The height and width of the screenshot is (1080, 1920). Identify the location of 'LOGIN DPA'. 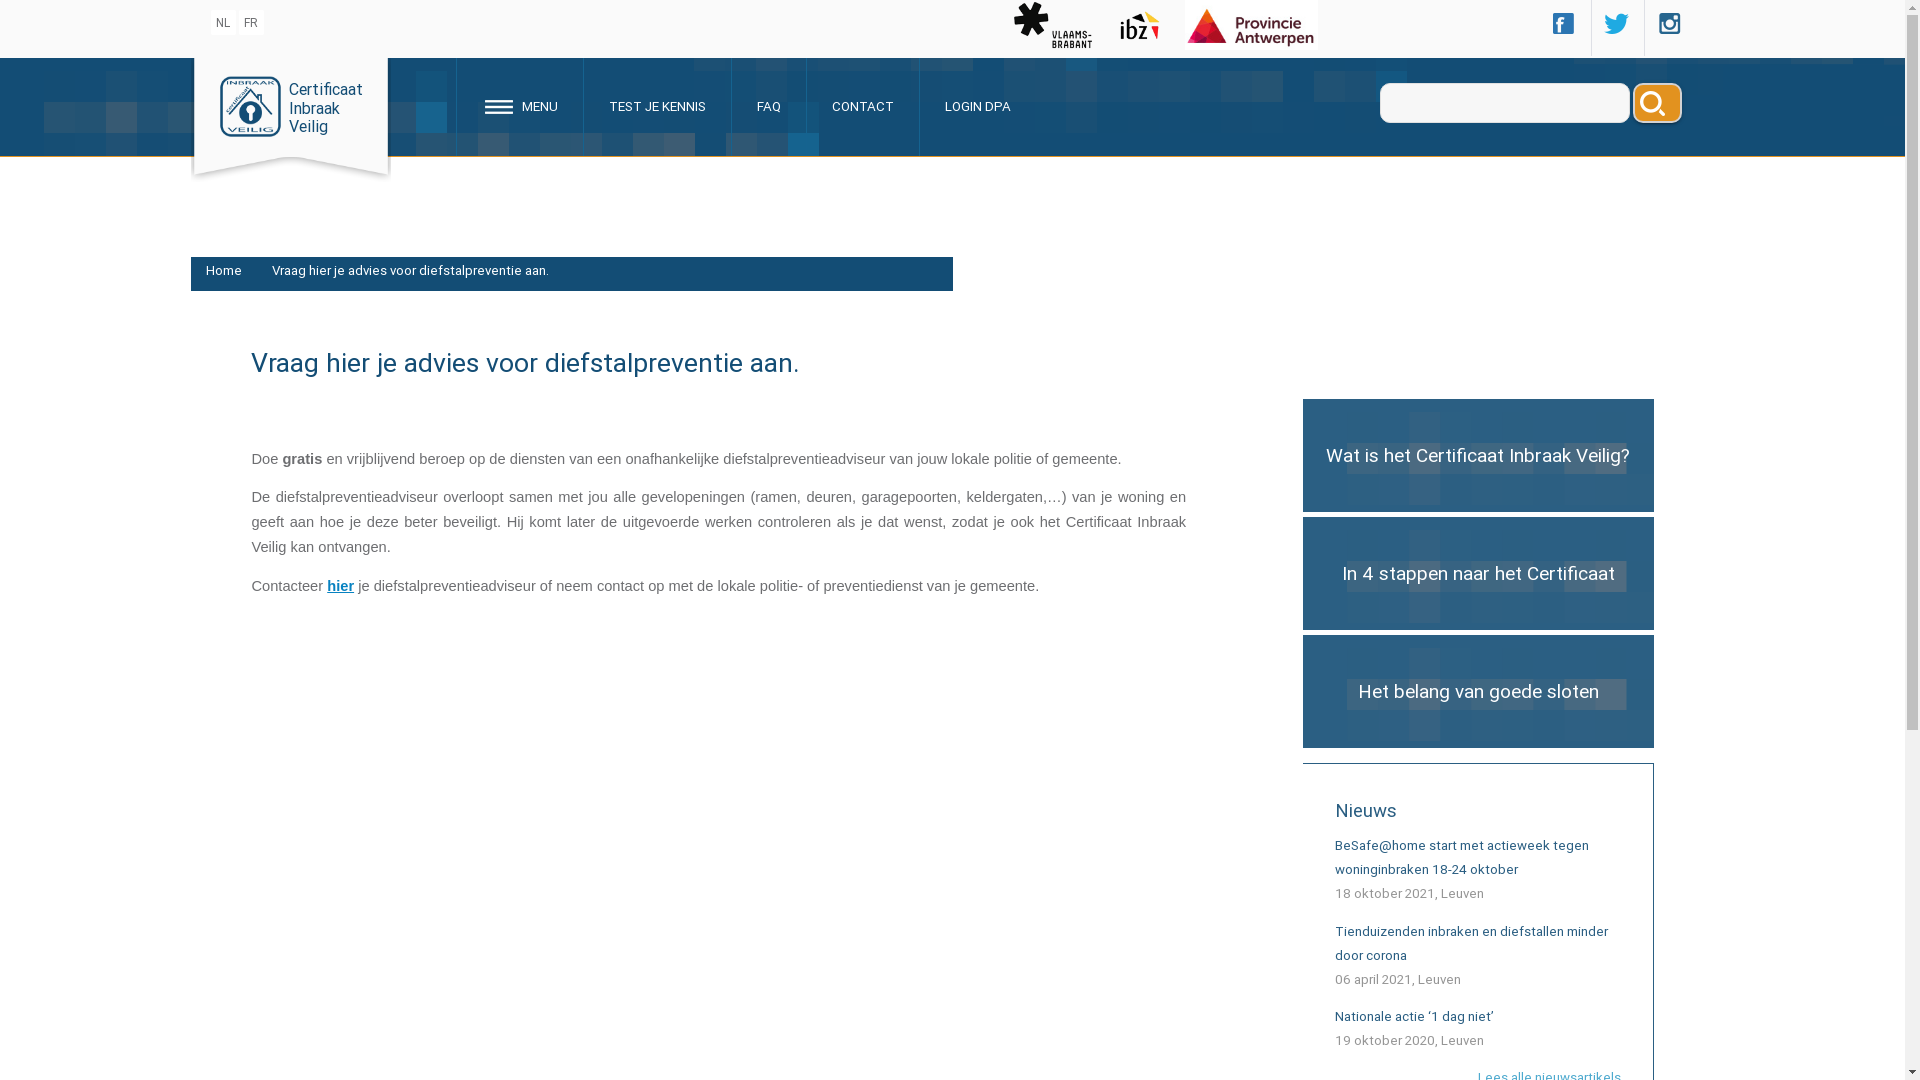
(977, 107).